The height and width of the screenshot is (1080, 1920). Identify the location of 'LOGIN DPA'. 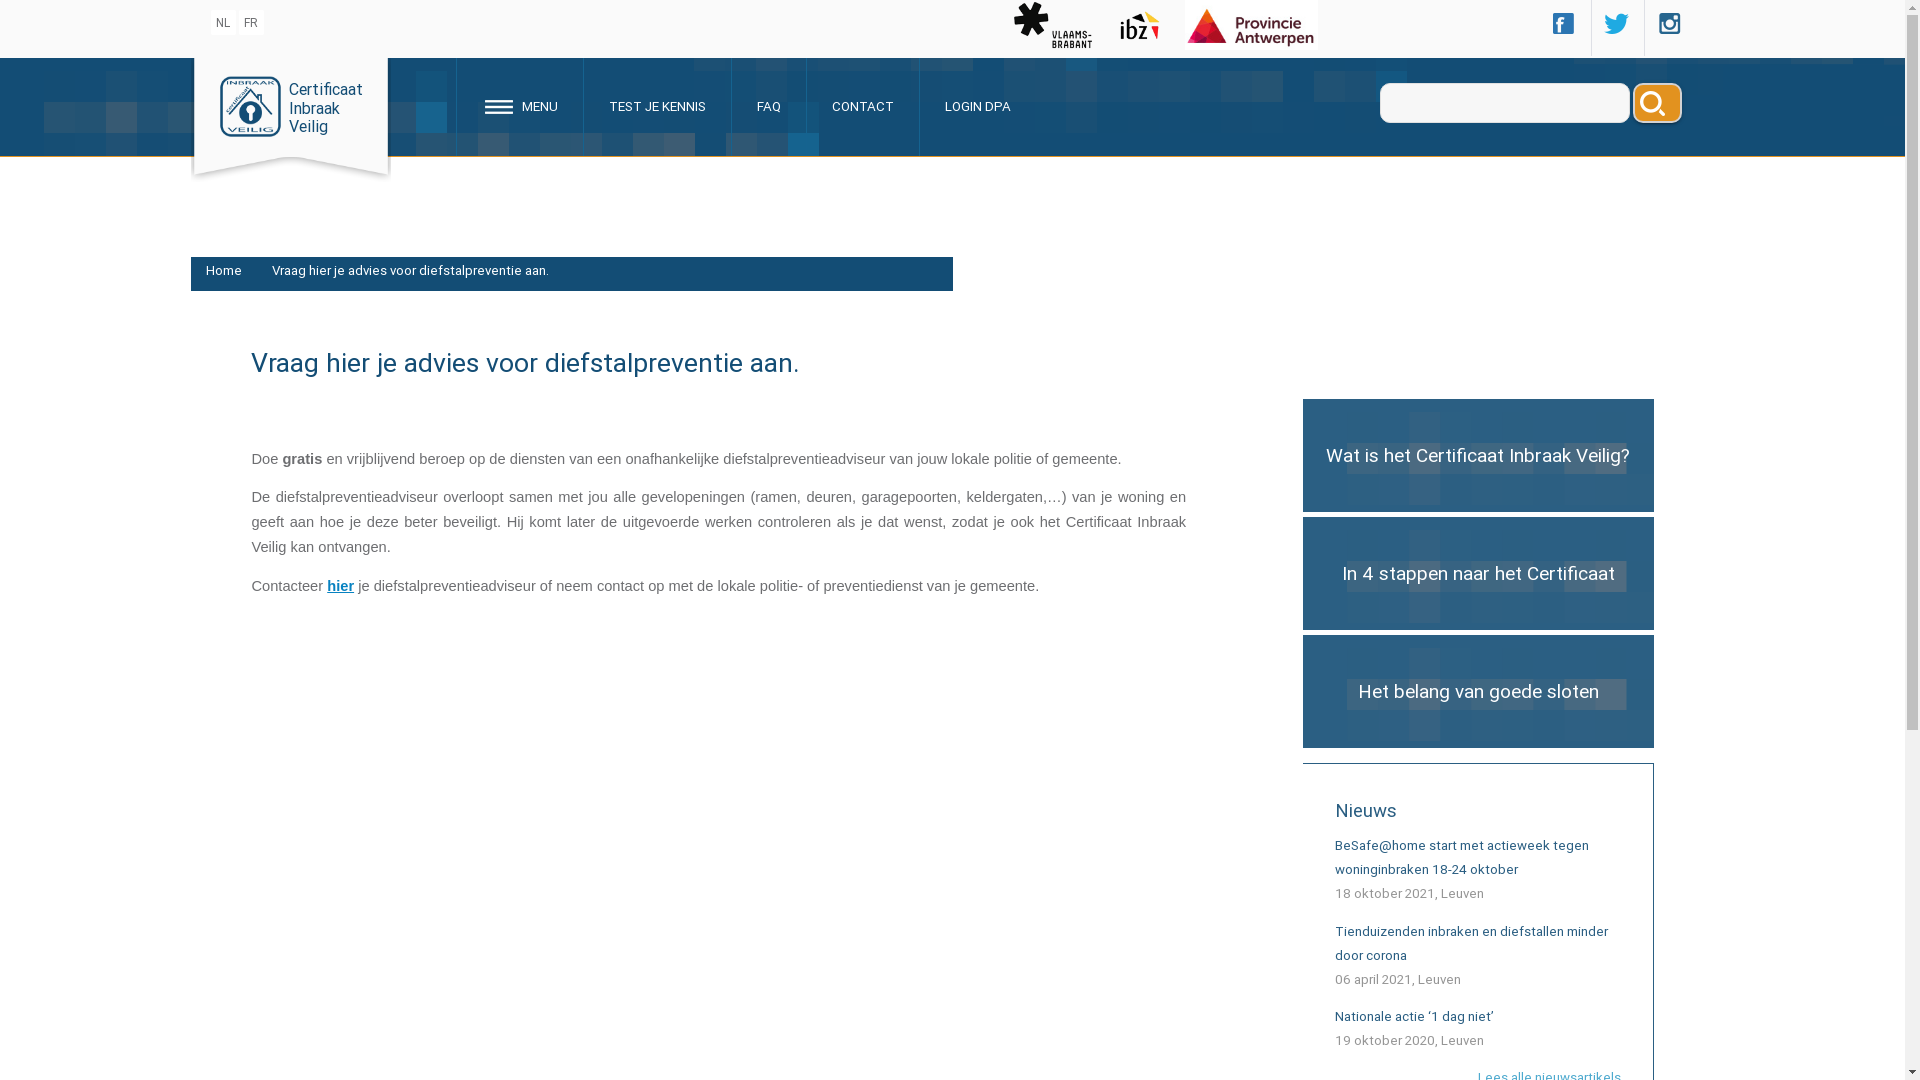
(977, 107).